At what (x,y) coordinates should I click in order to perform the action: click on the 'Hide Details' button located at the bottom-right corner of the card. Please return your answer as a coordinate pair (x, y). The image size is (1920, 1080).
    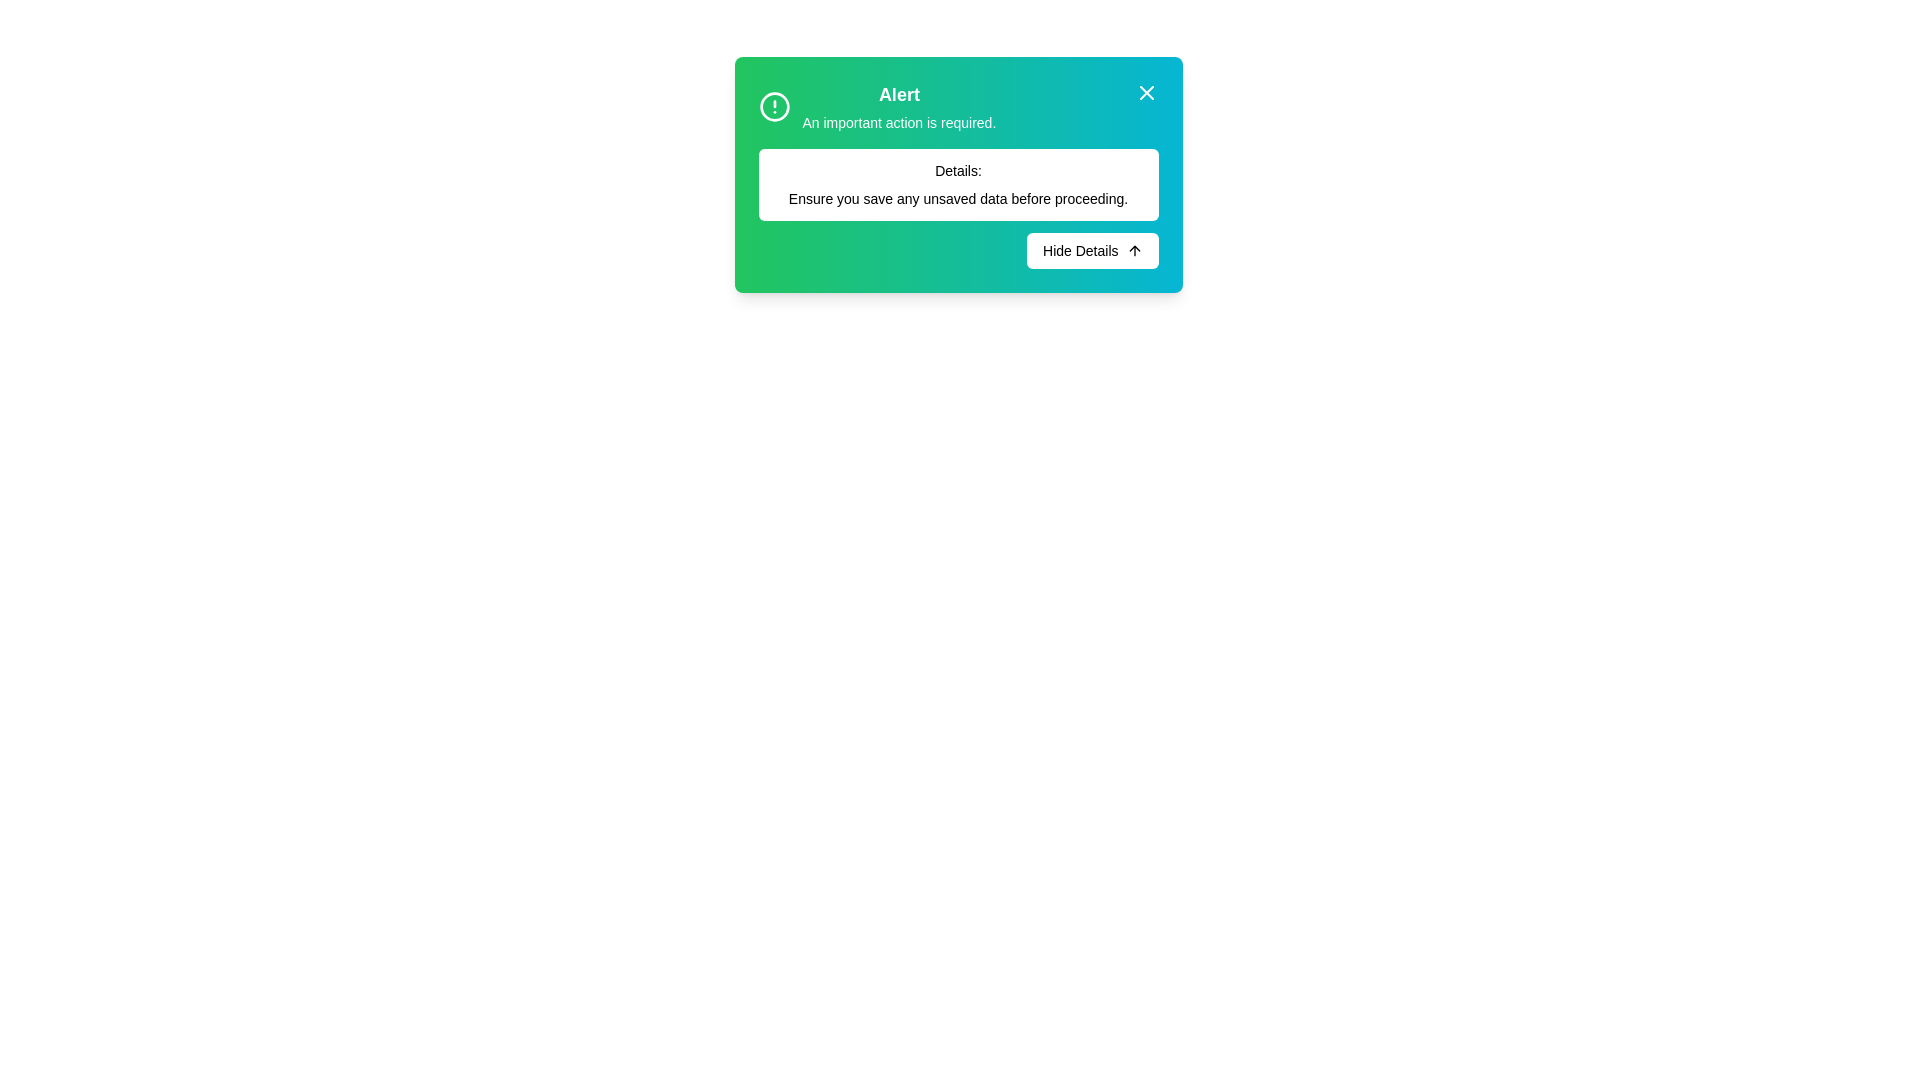
    Looking at the image, I should click on (957, 249).